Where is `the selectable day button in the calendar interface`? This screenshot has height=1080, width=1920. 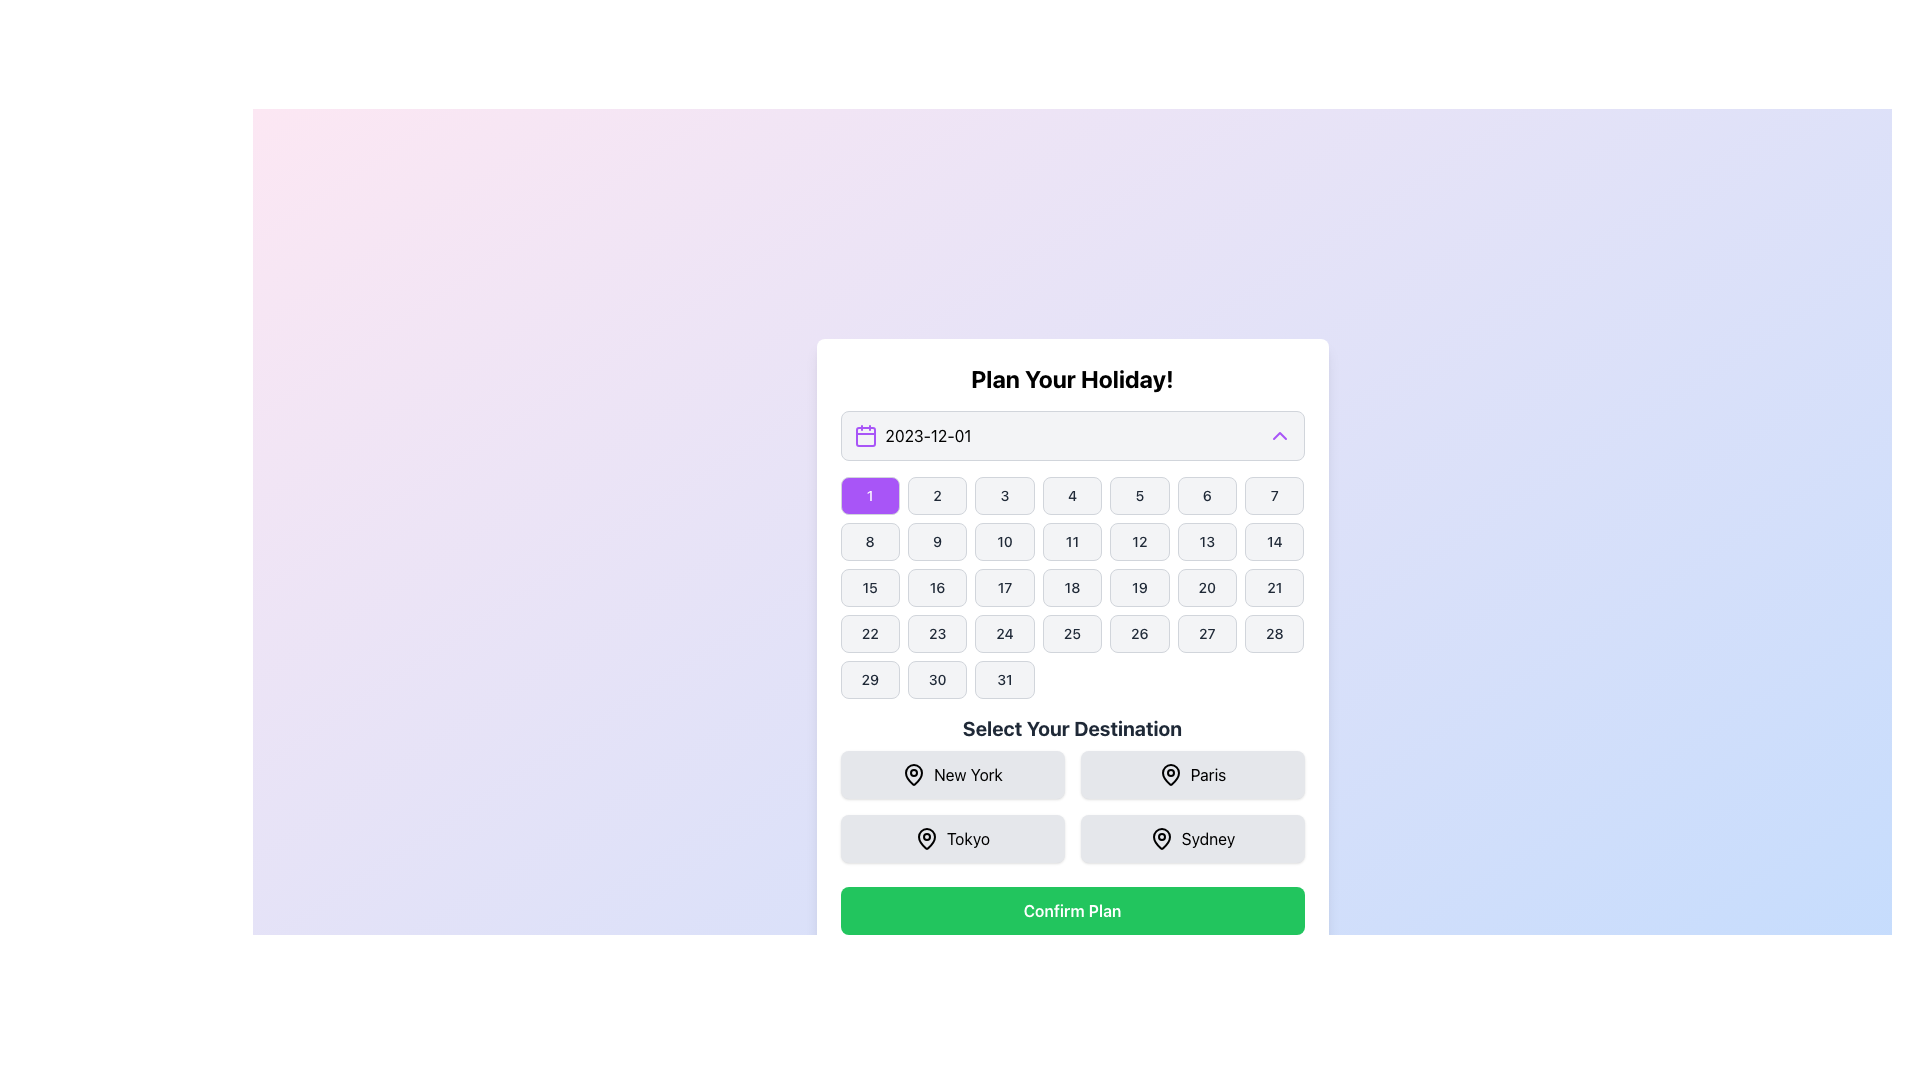
the selectable day button in the calendar interface is located at coordinates (1071, 542).